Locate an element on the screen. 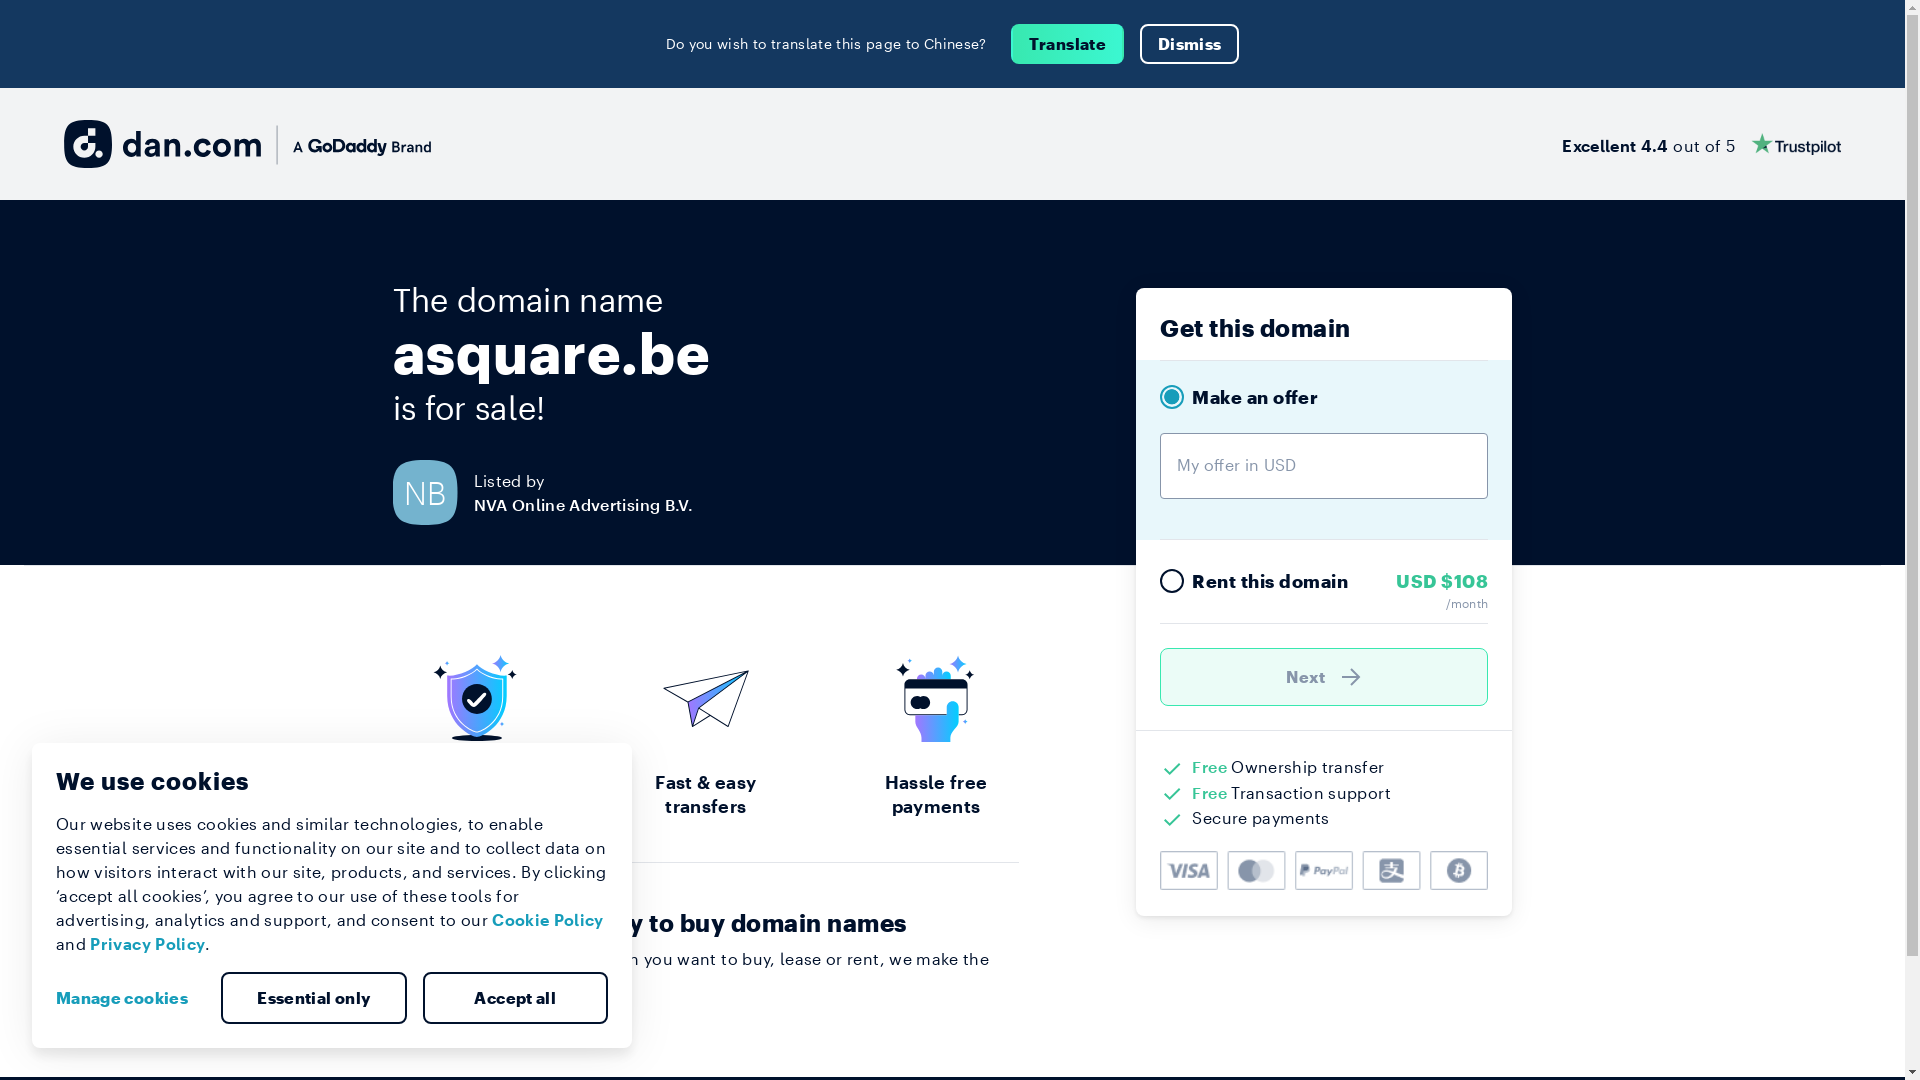  'Translate' is located at coordinates (1011, 43).